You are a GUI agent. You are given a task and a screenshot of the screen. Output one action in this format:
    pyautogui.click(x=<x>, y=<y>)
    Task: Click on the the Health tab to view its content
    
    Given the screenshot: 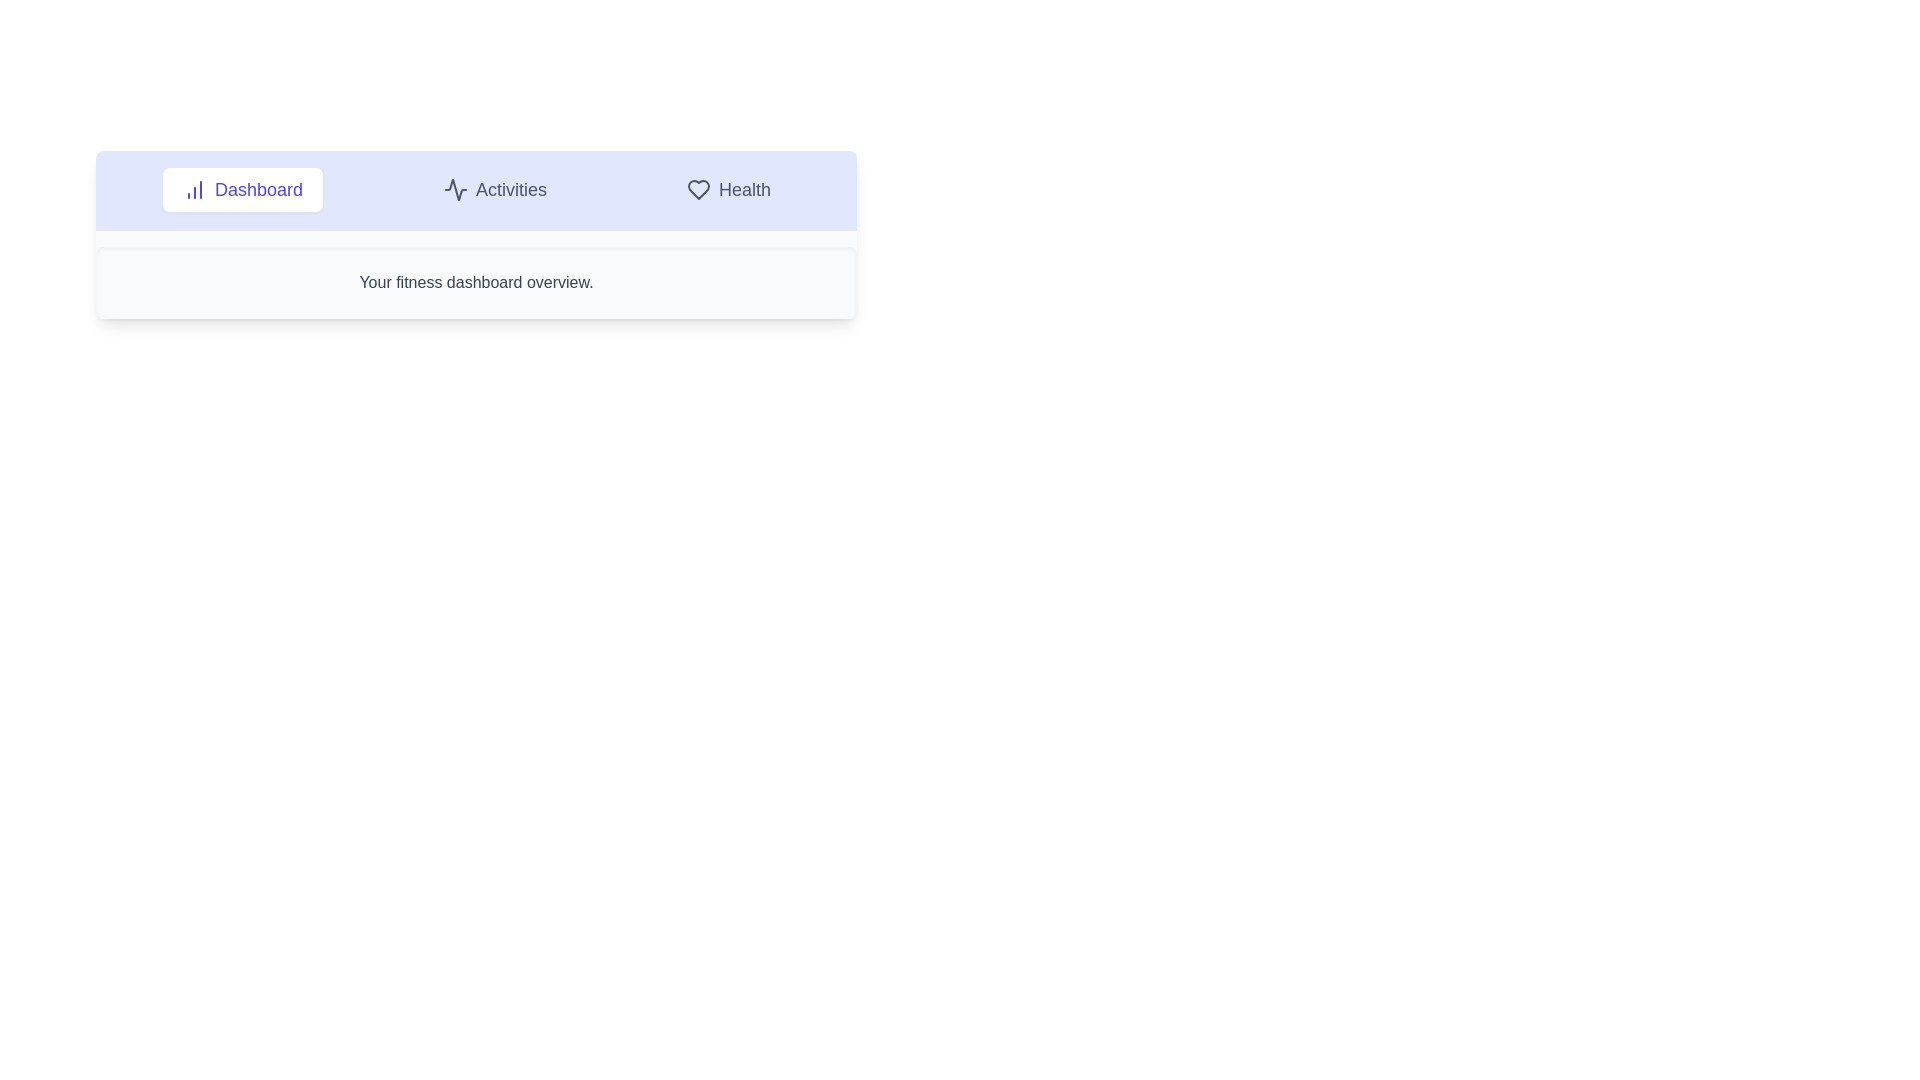 What is the action you would take?
    pyautogui.click(x=728, y=189)
    